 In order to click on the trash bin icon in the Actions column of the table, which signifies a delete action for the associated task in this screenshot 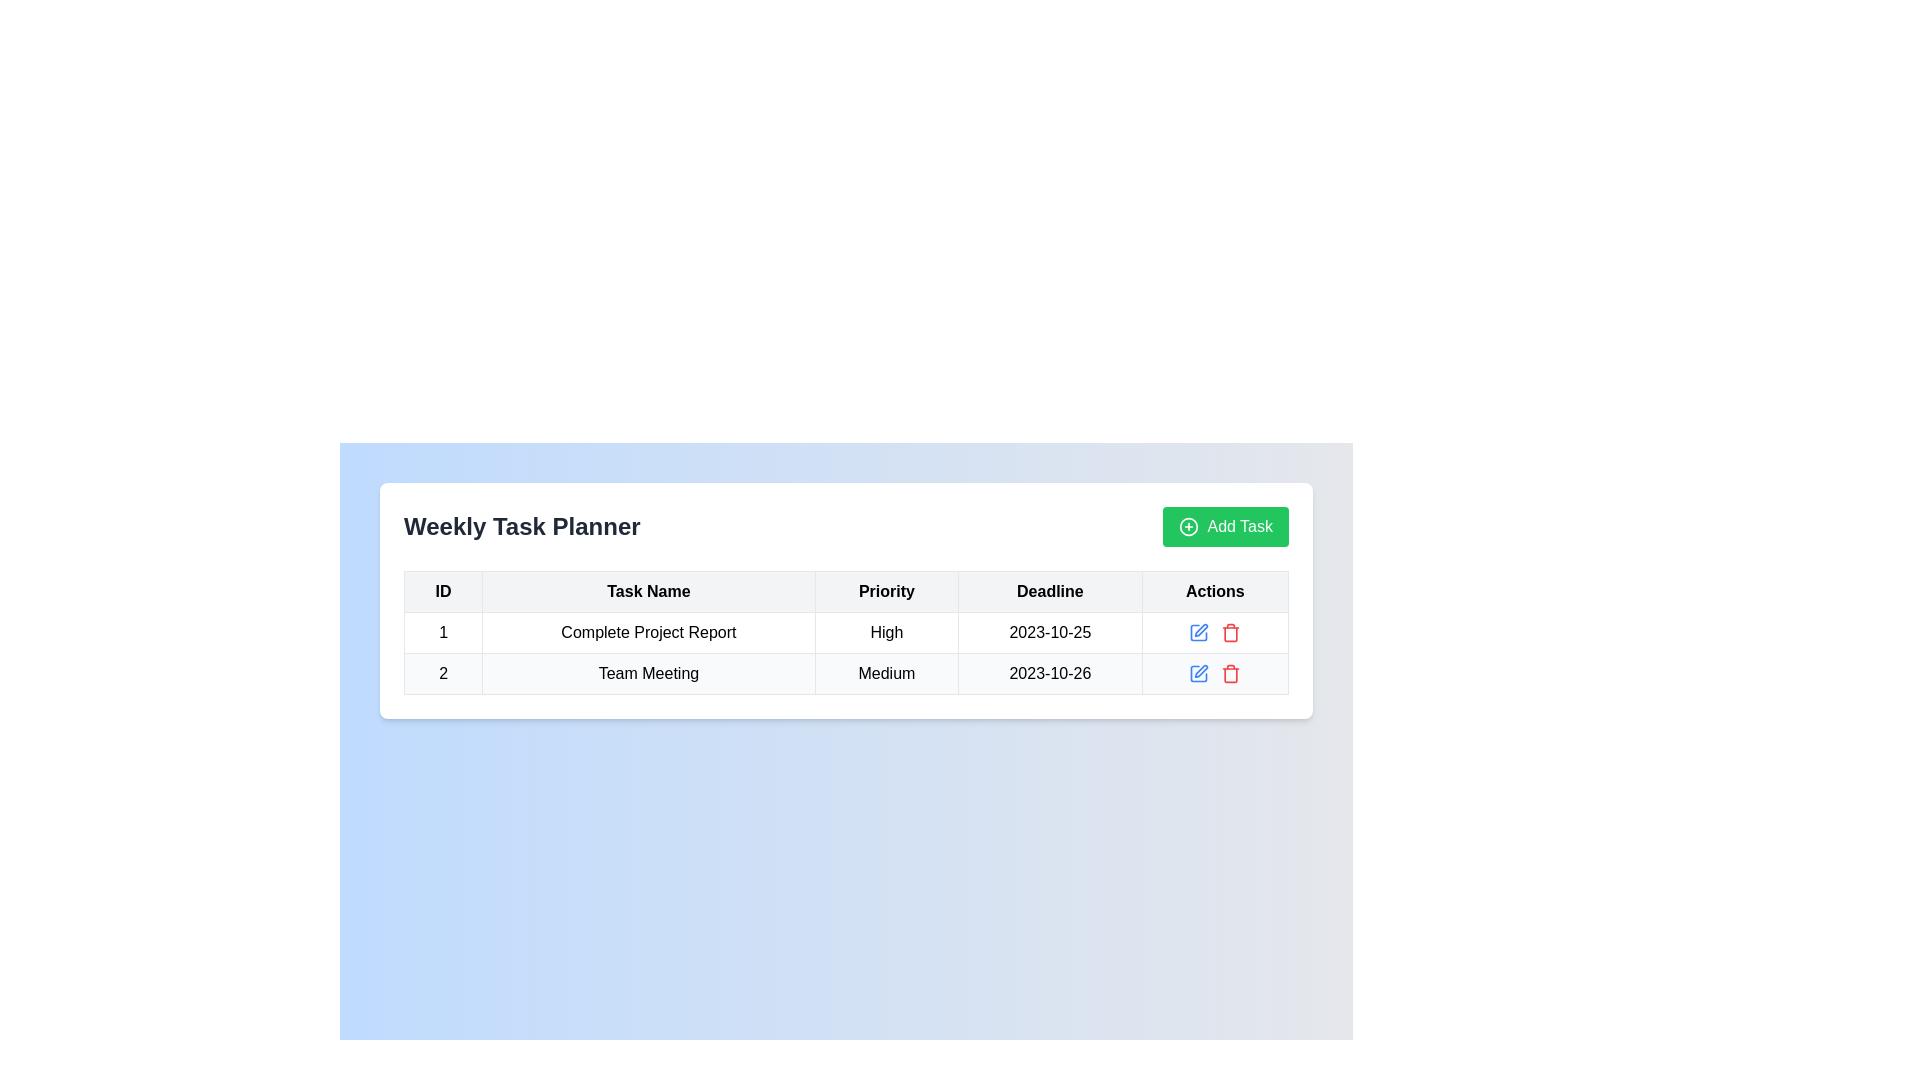, I will do `click(1230, 634)`.